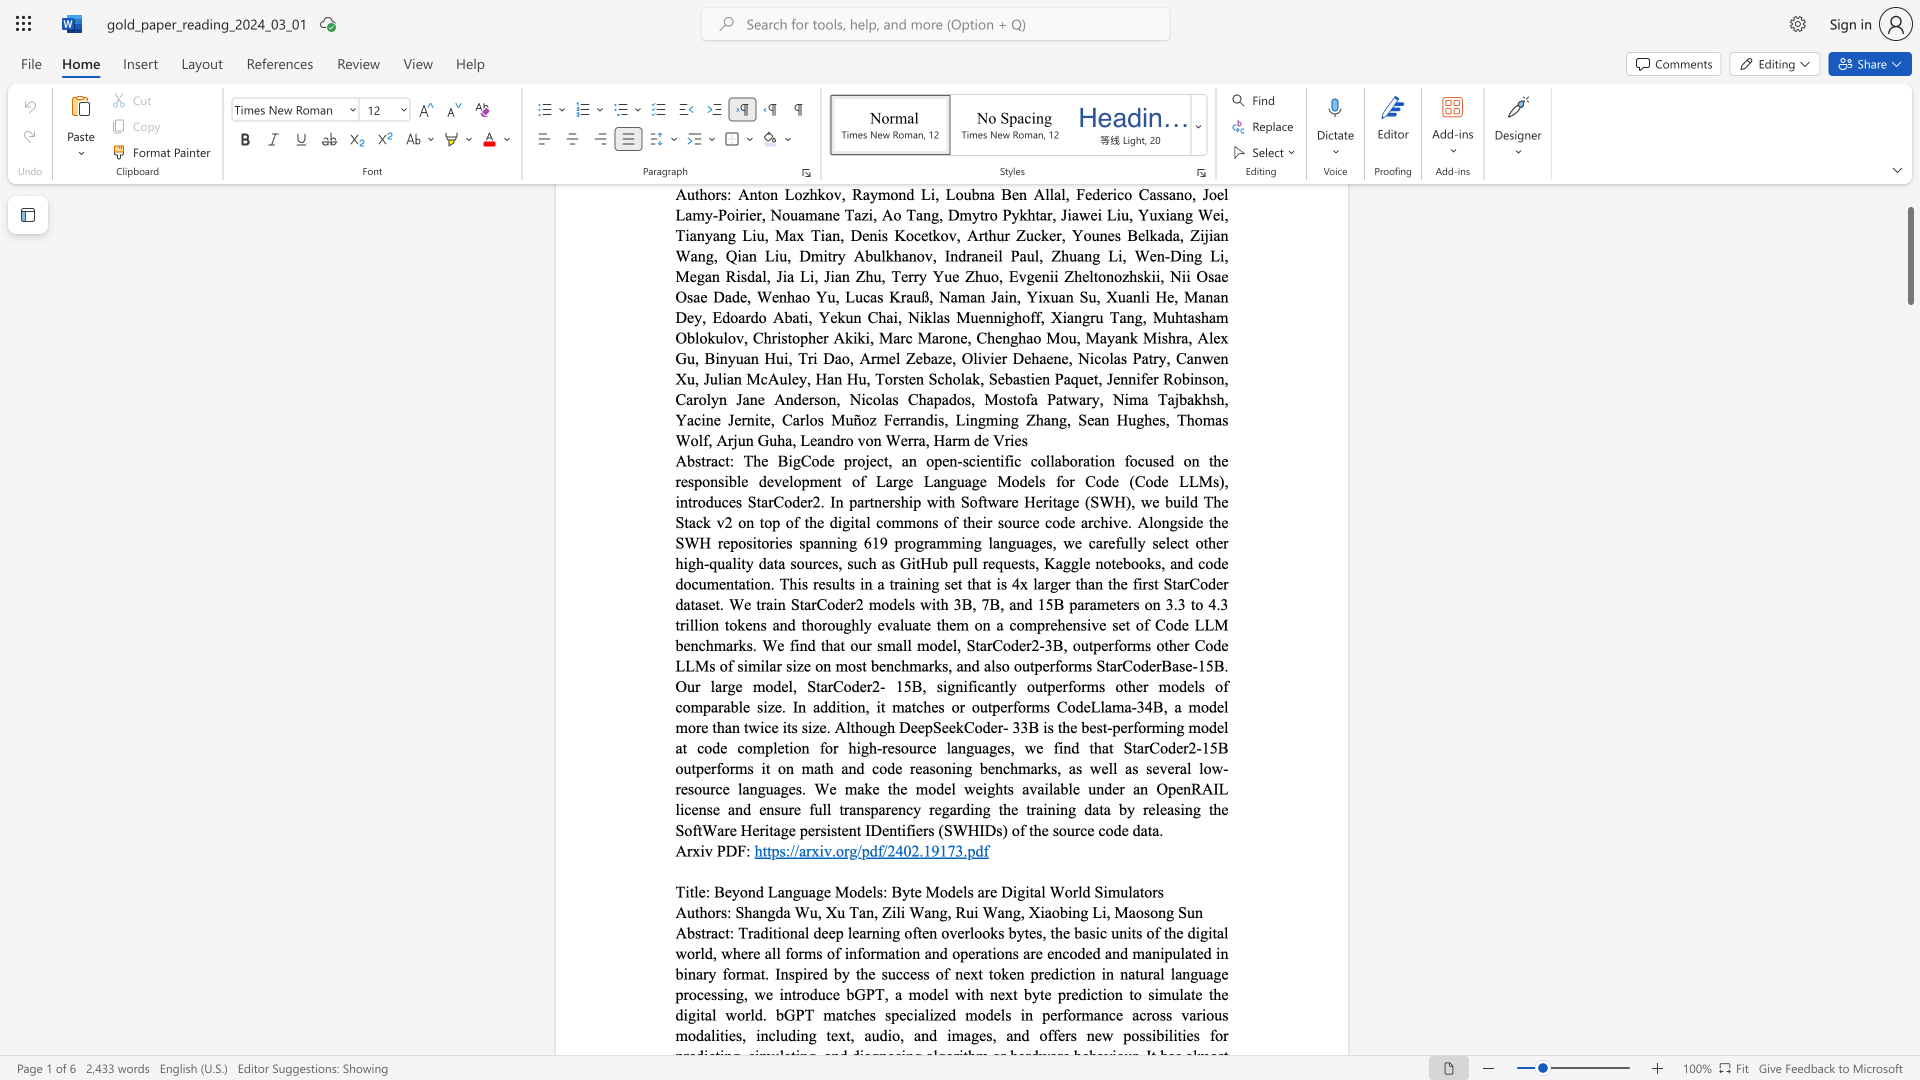  What do you see at coordinates (1909, 1019) in the screenshot?
I see `the scrollbar to scroll downward` at bounding box center [1909, 1019].